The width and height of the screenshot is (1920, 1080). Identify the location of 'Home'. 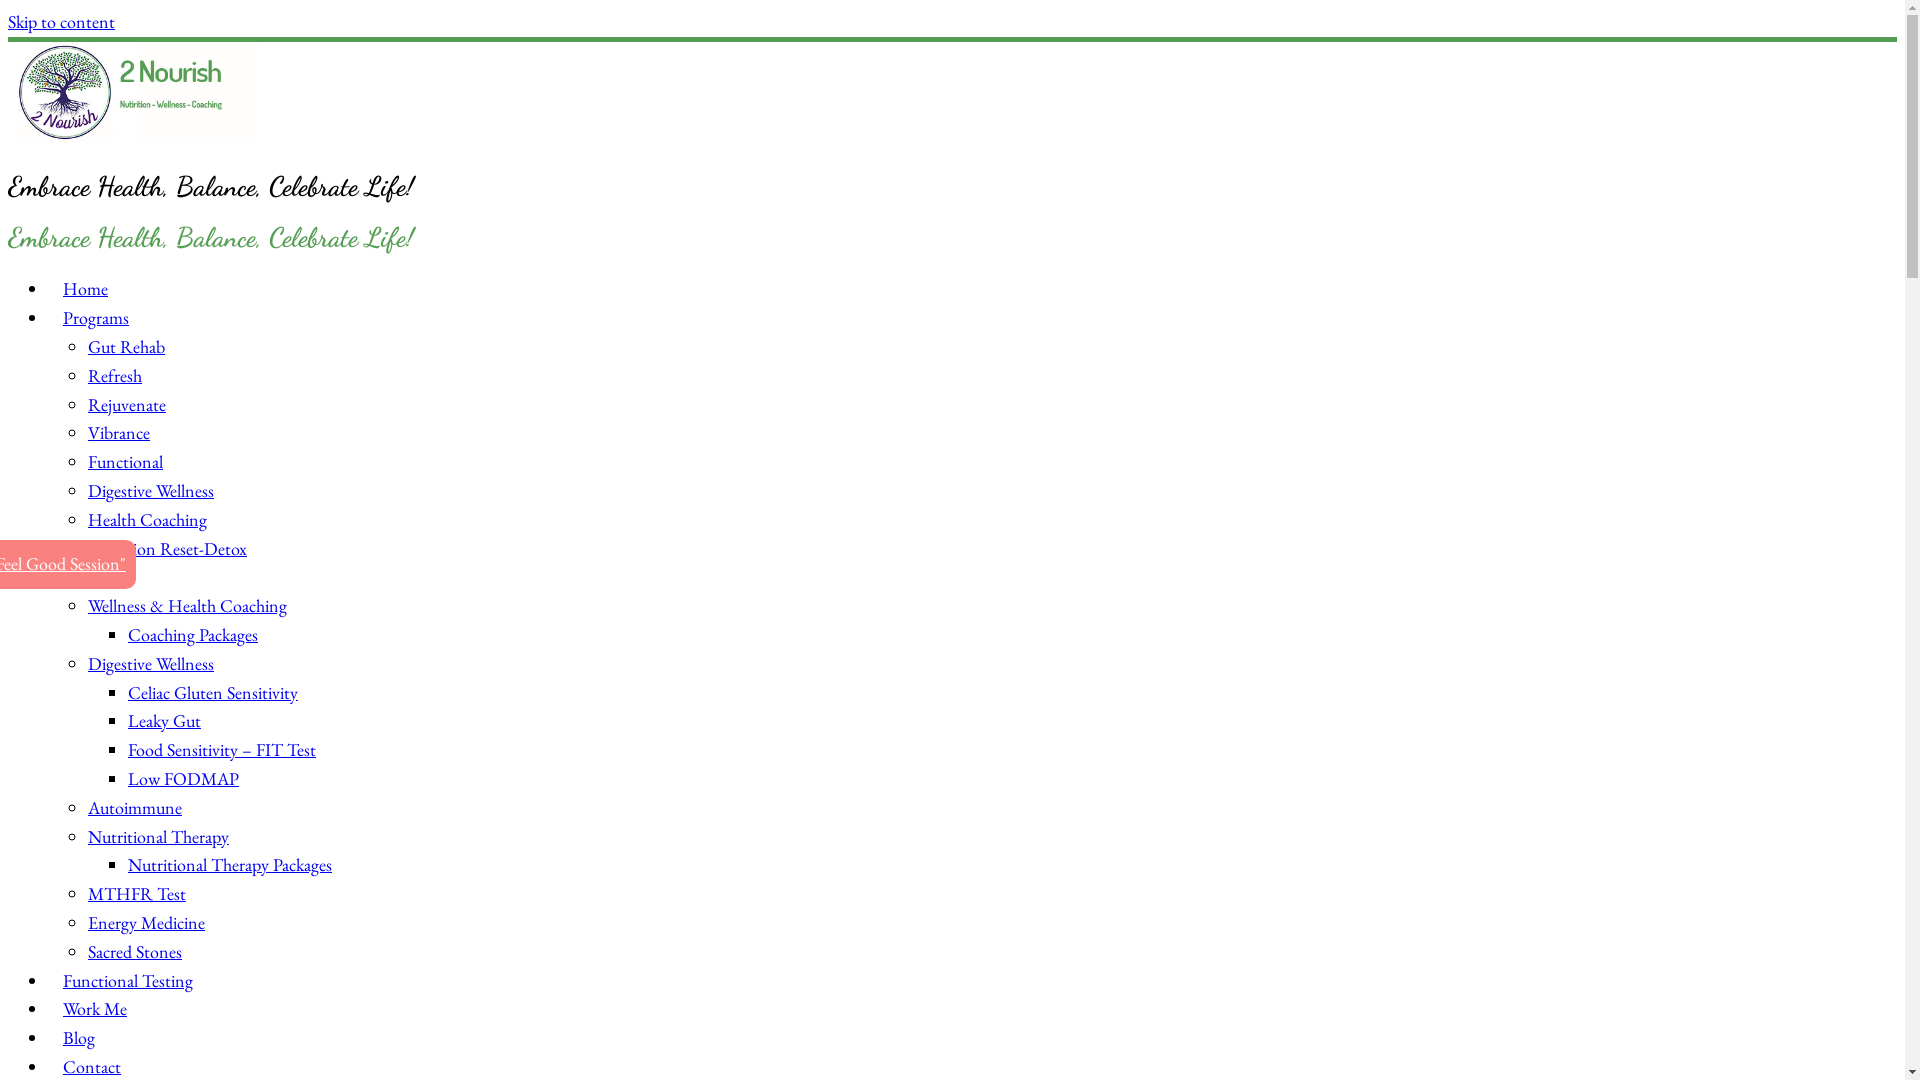
(84, 288).